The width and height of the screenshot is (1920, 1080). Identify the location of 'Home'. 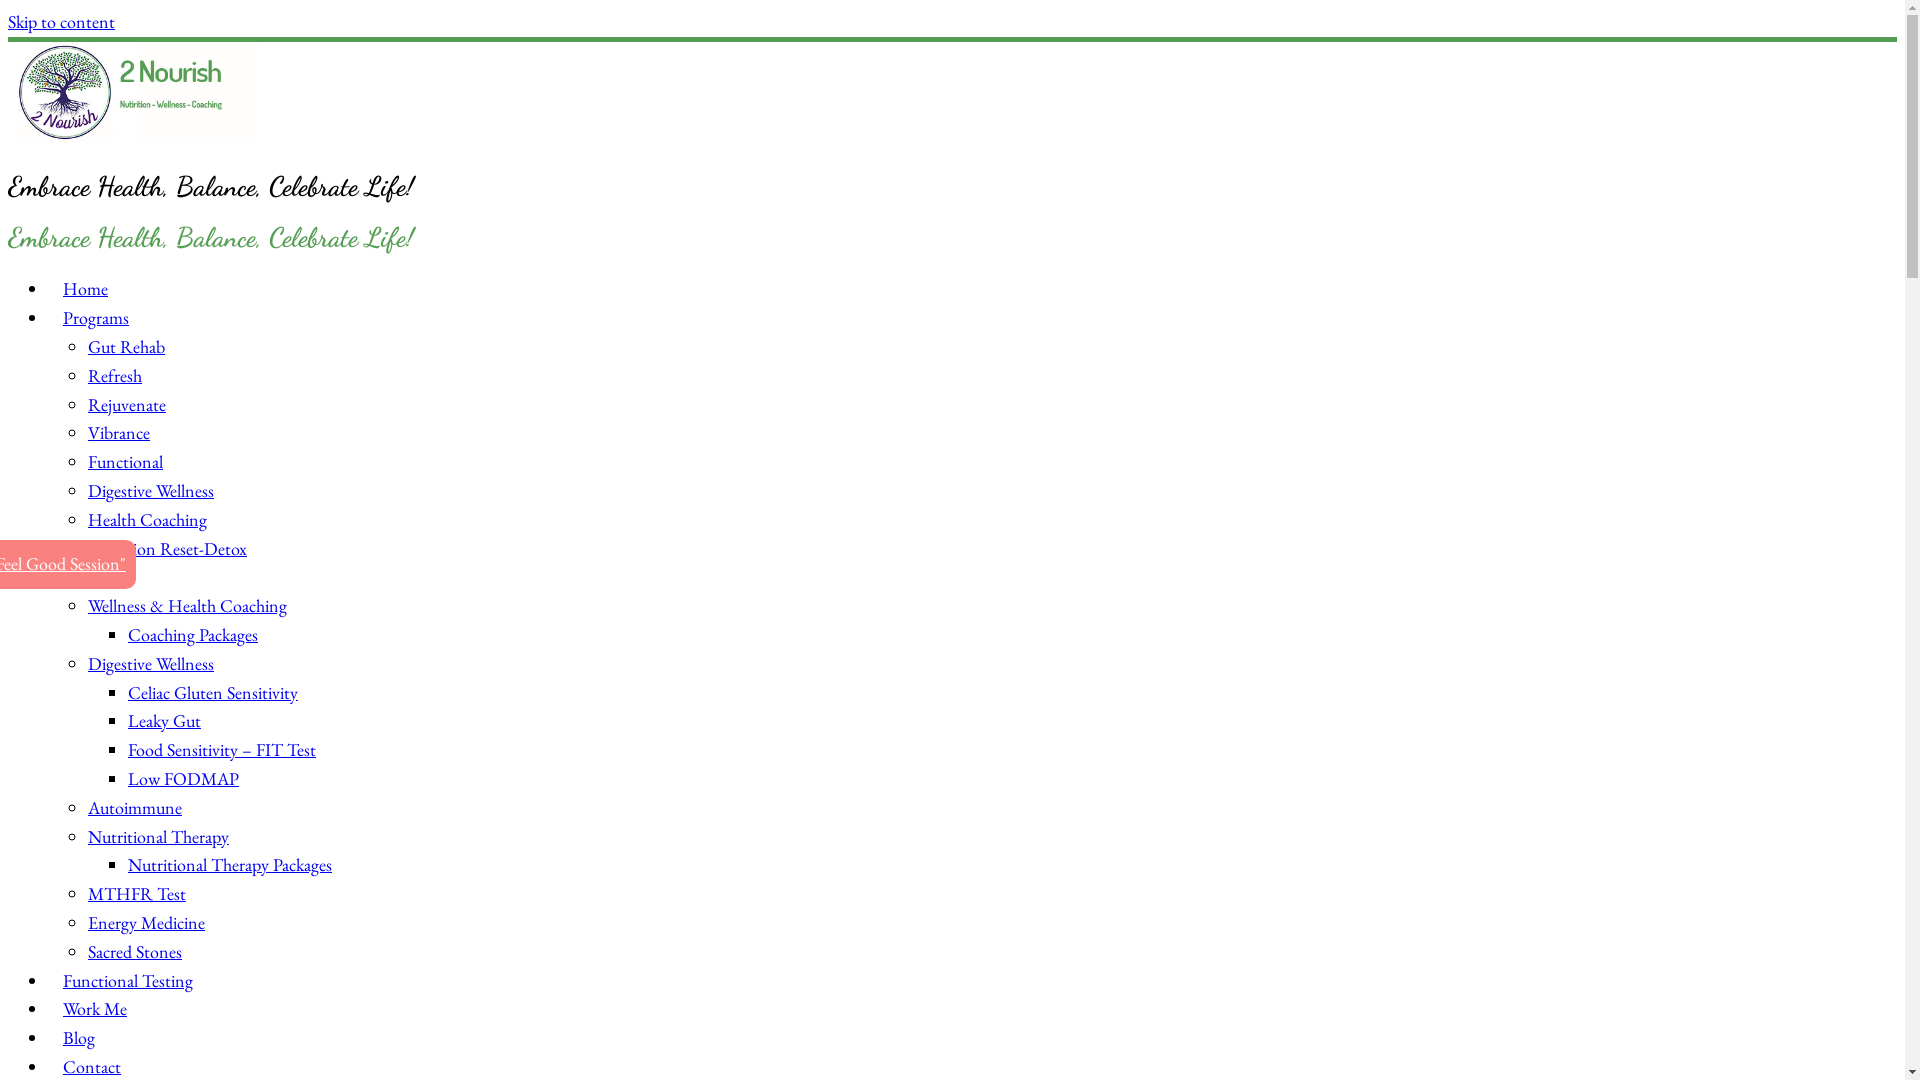
(84, 288).